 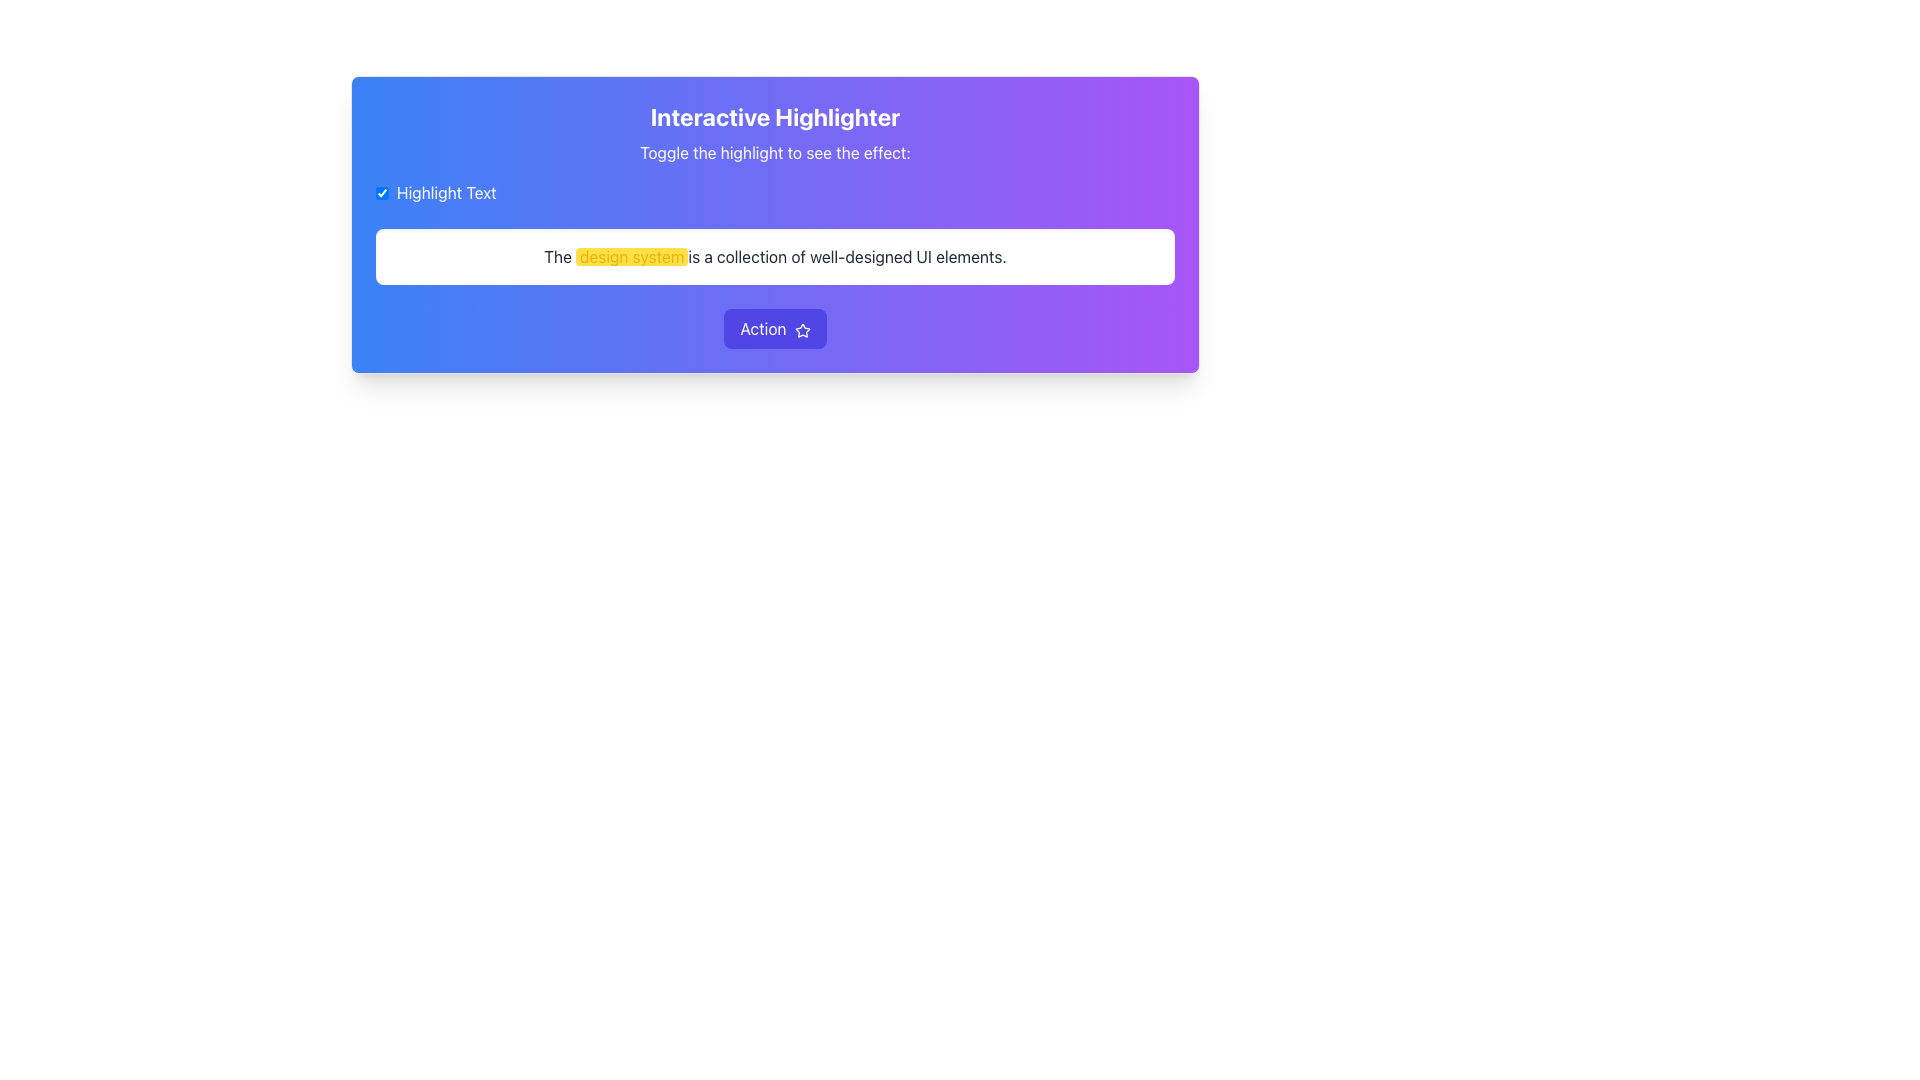 What do you see at coordinates (774, 116) in the screenshot?
I see `the Header text at the top of the section` at bounding box center [774, 116].